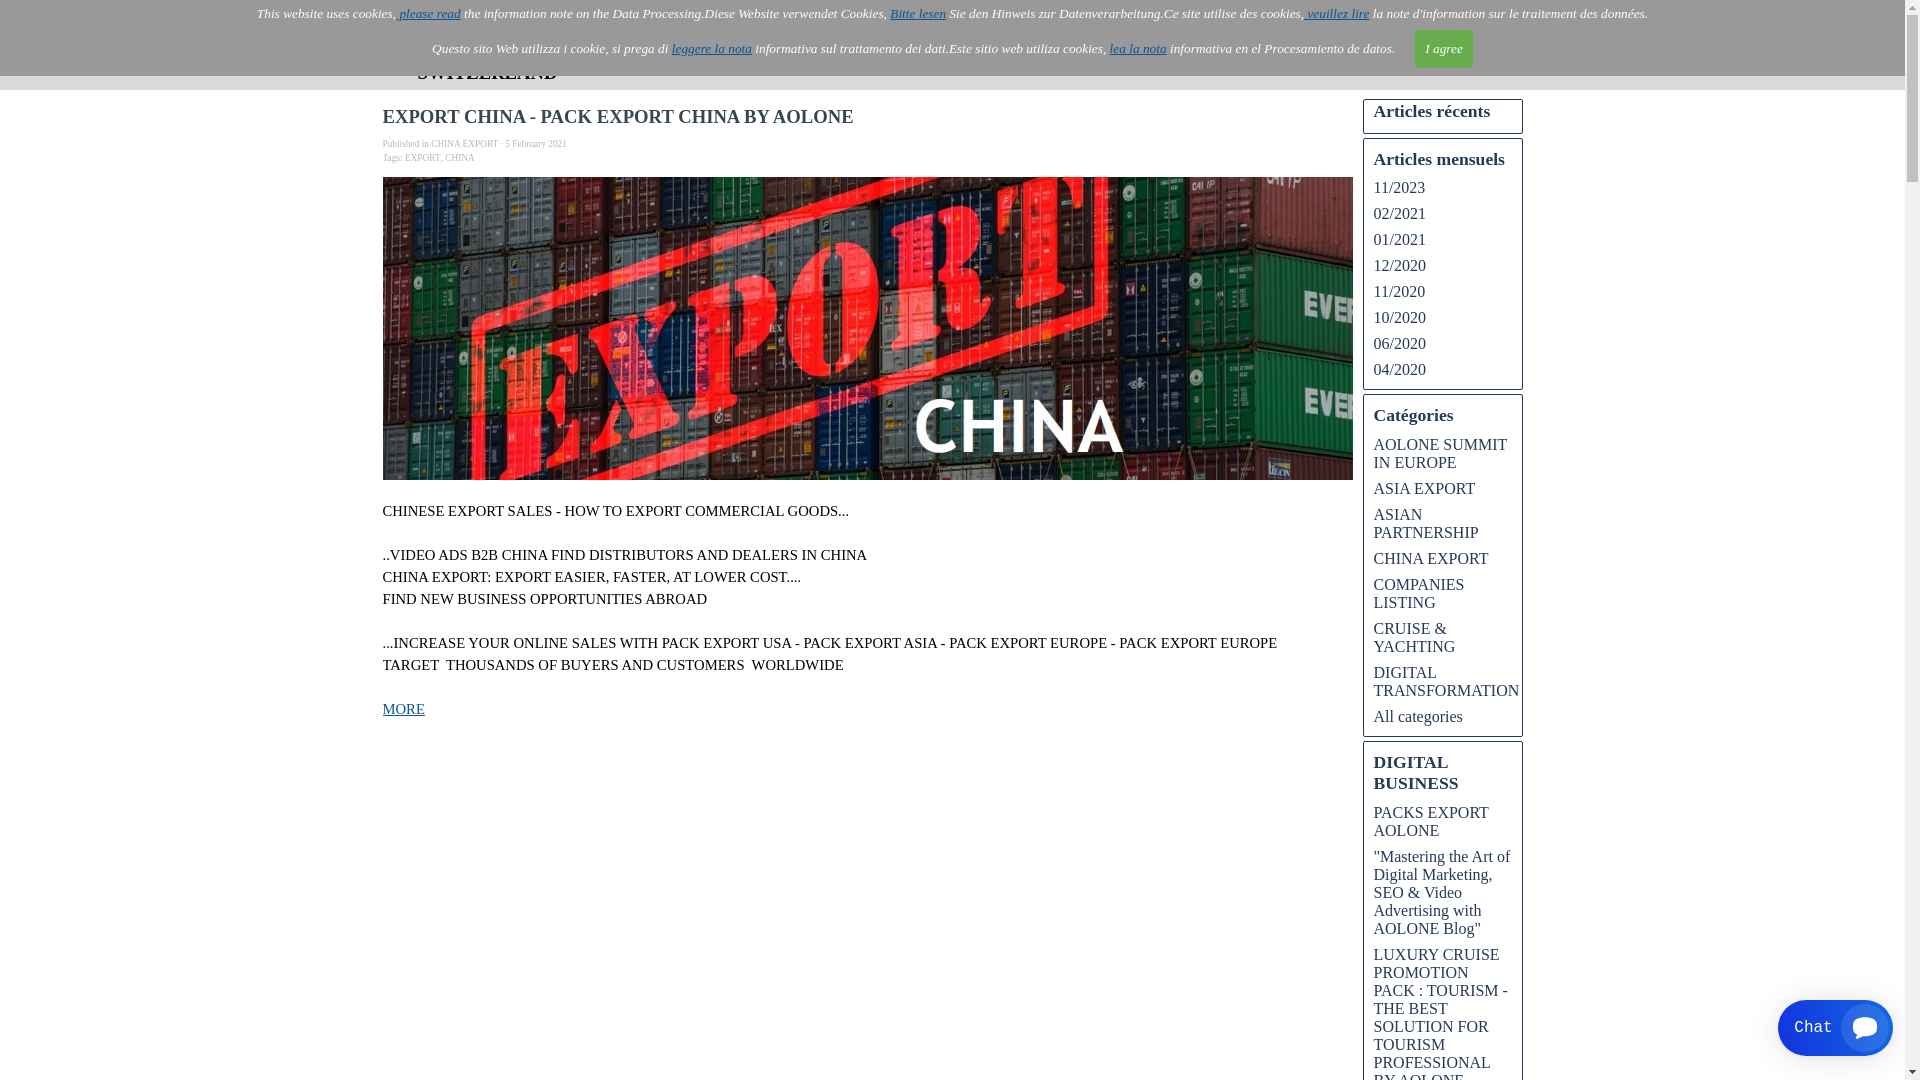  What do you see at coordinates (1835, 1028) in the screenshot?
I see `'Smartsupp widget button'` at bounding box center [1835, 1028].